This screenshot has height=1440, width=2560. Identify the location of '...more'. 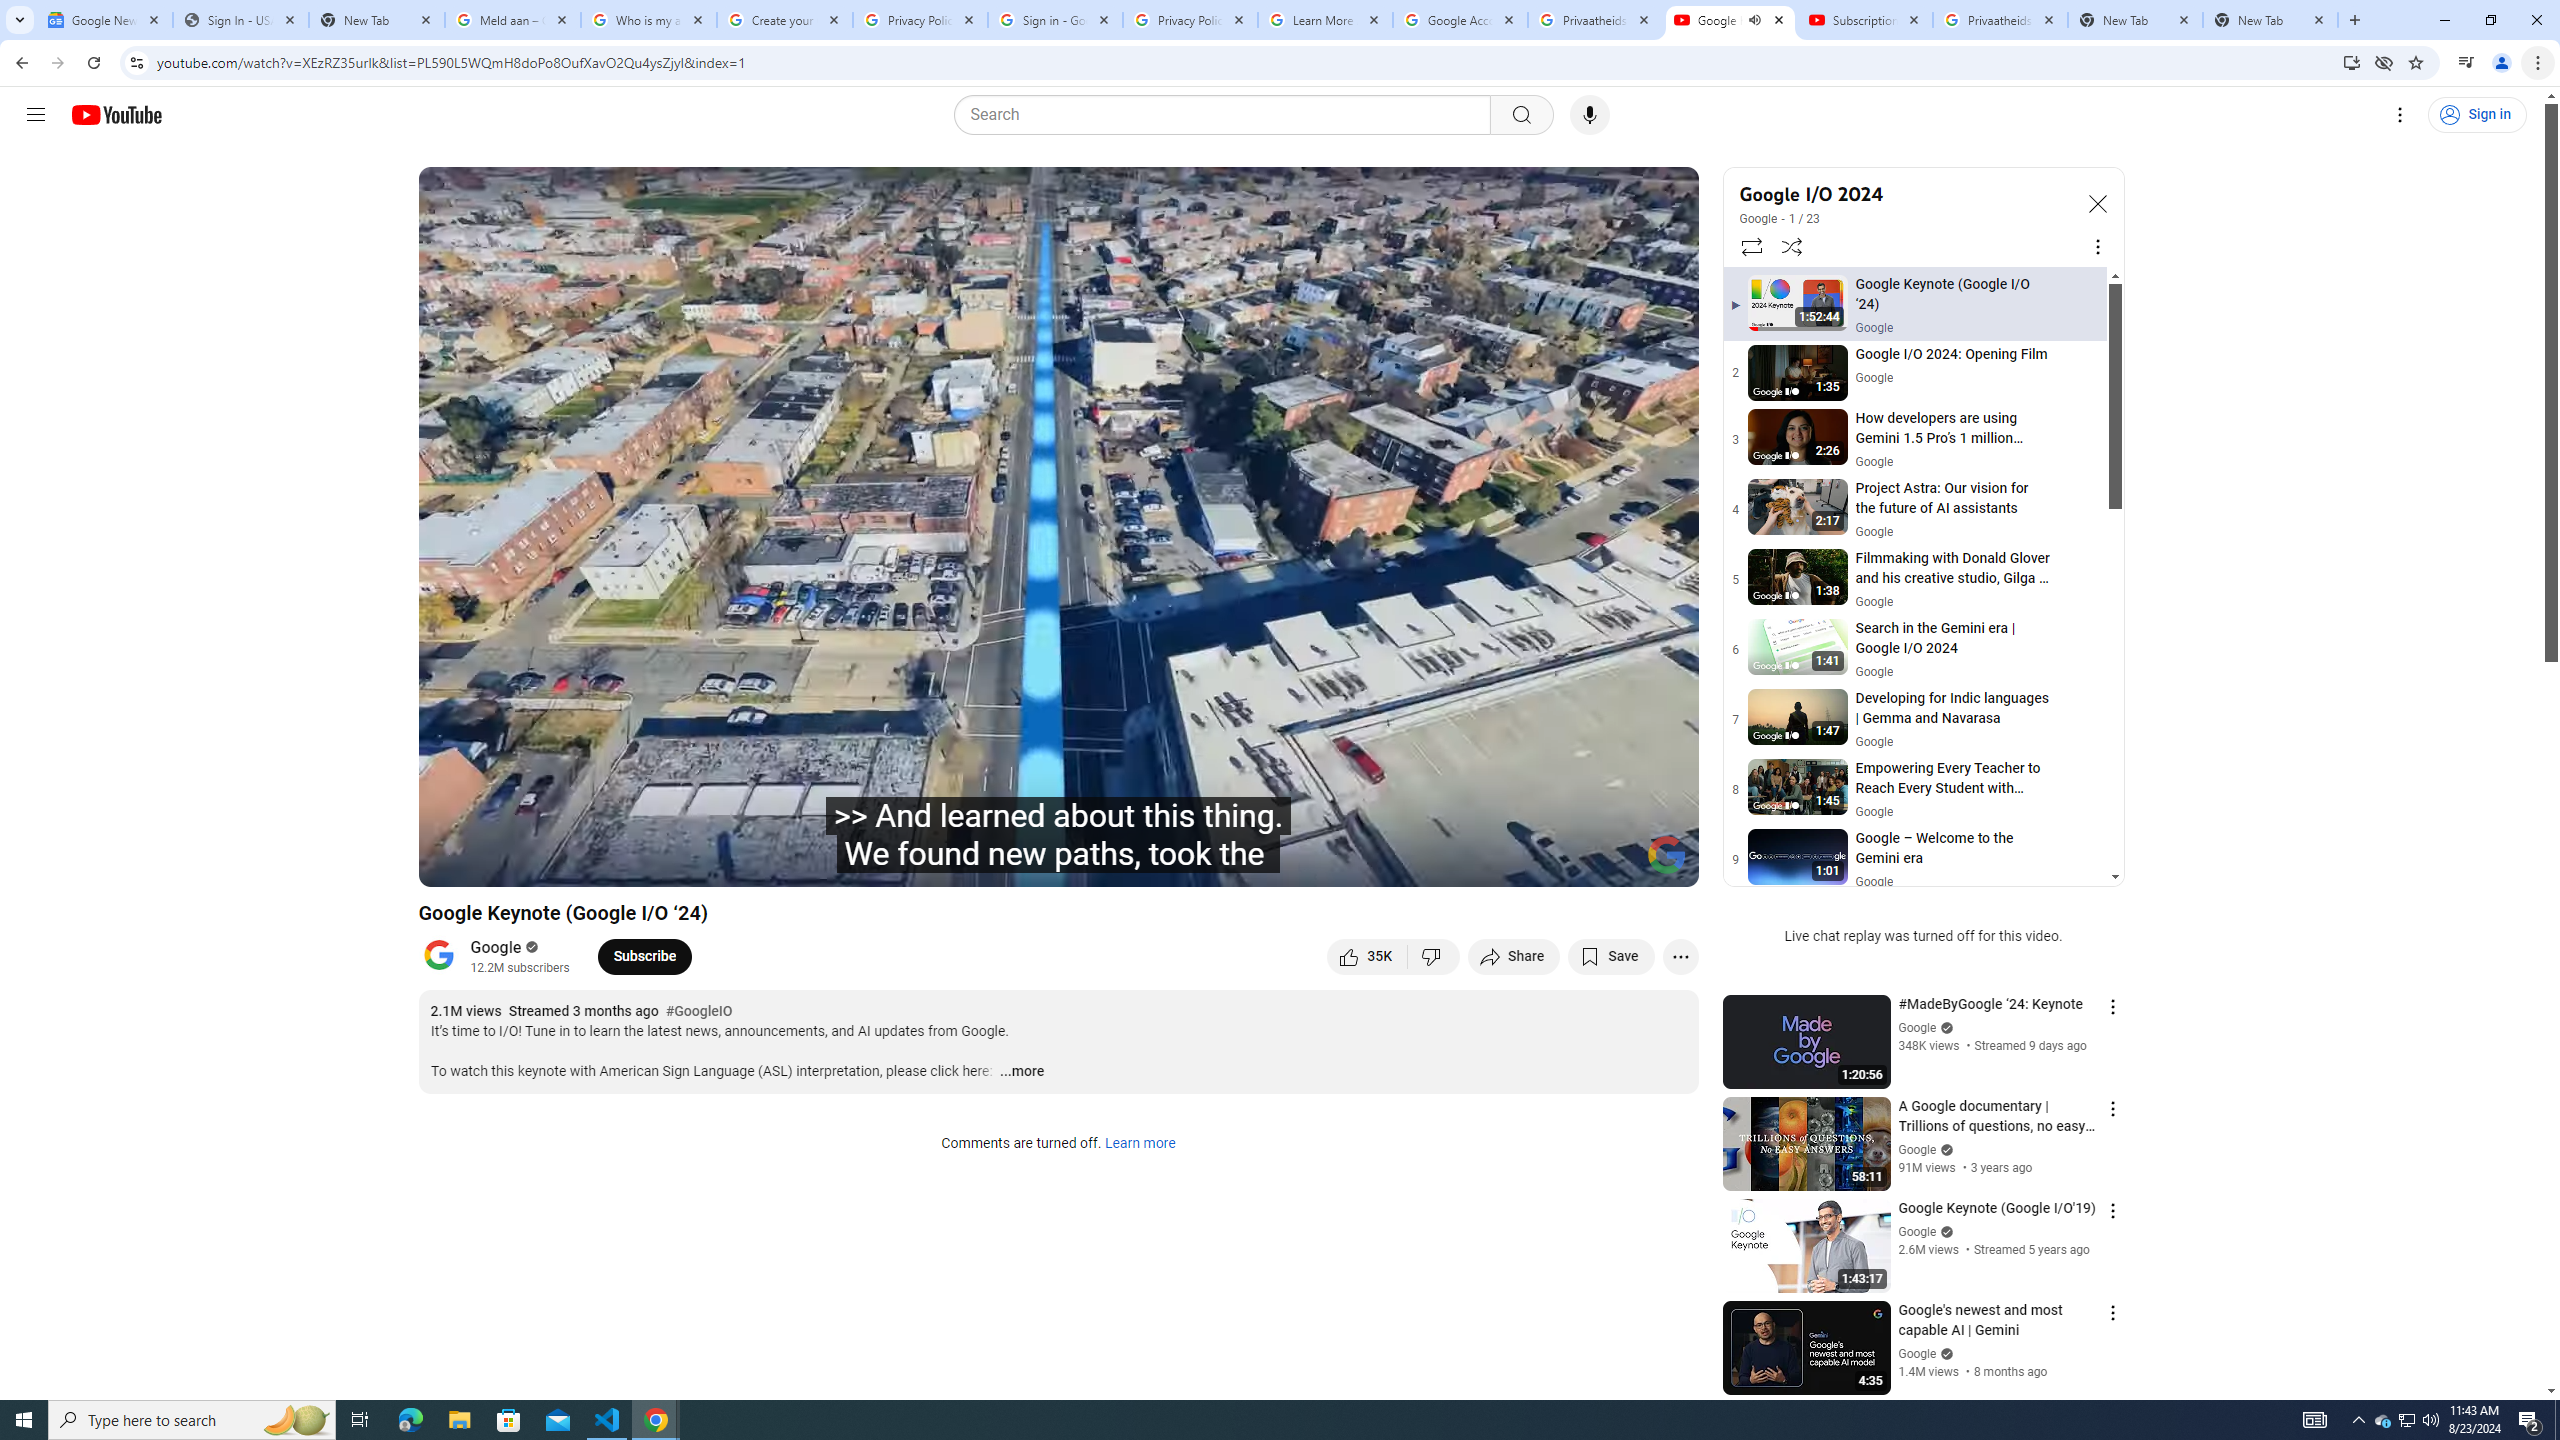
(1020, 1072).